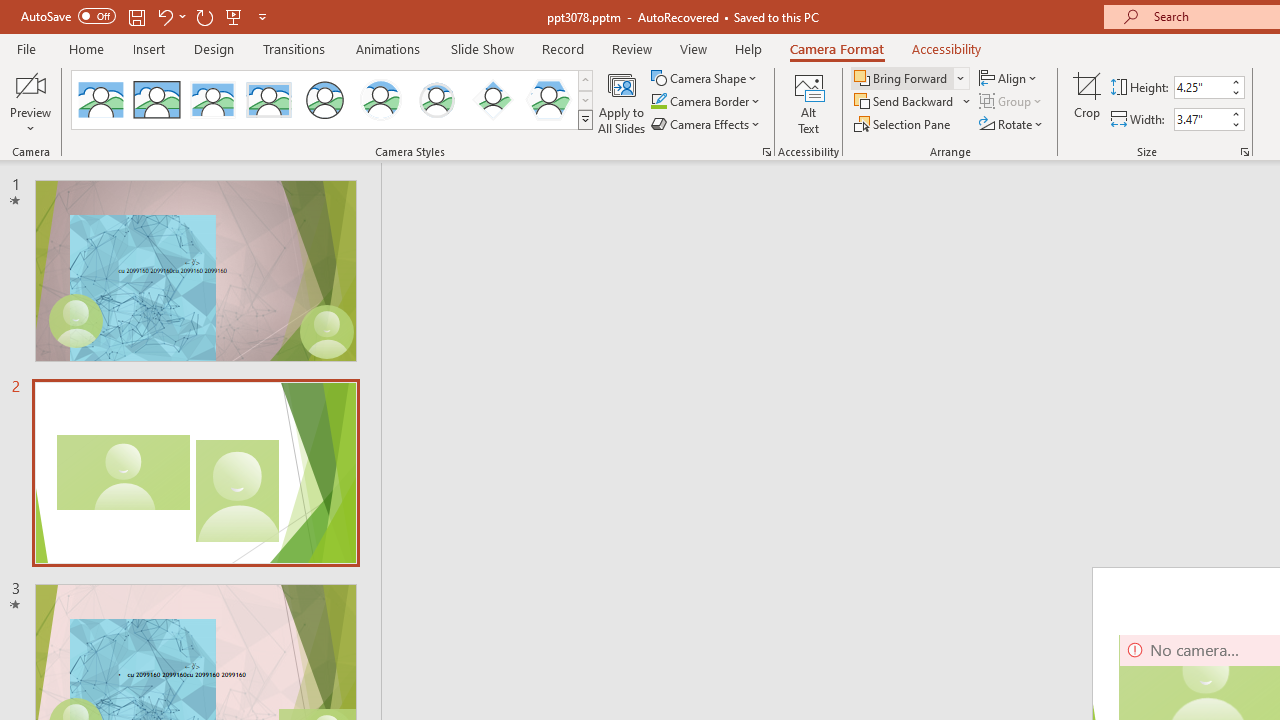 Image resolution: width=1280 pixels, height=720 pixels. What do you see at coordinates (325, 100) in the screenshot?
I see `'Simple Frame Circle'` at bounding box center [325, 100].